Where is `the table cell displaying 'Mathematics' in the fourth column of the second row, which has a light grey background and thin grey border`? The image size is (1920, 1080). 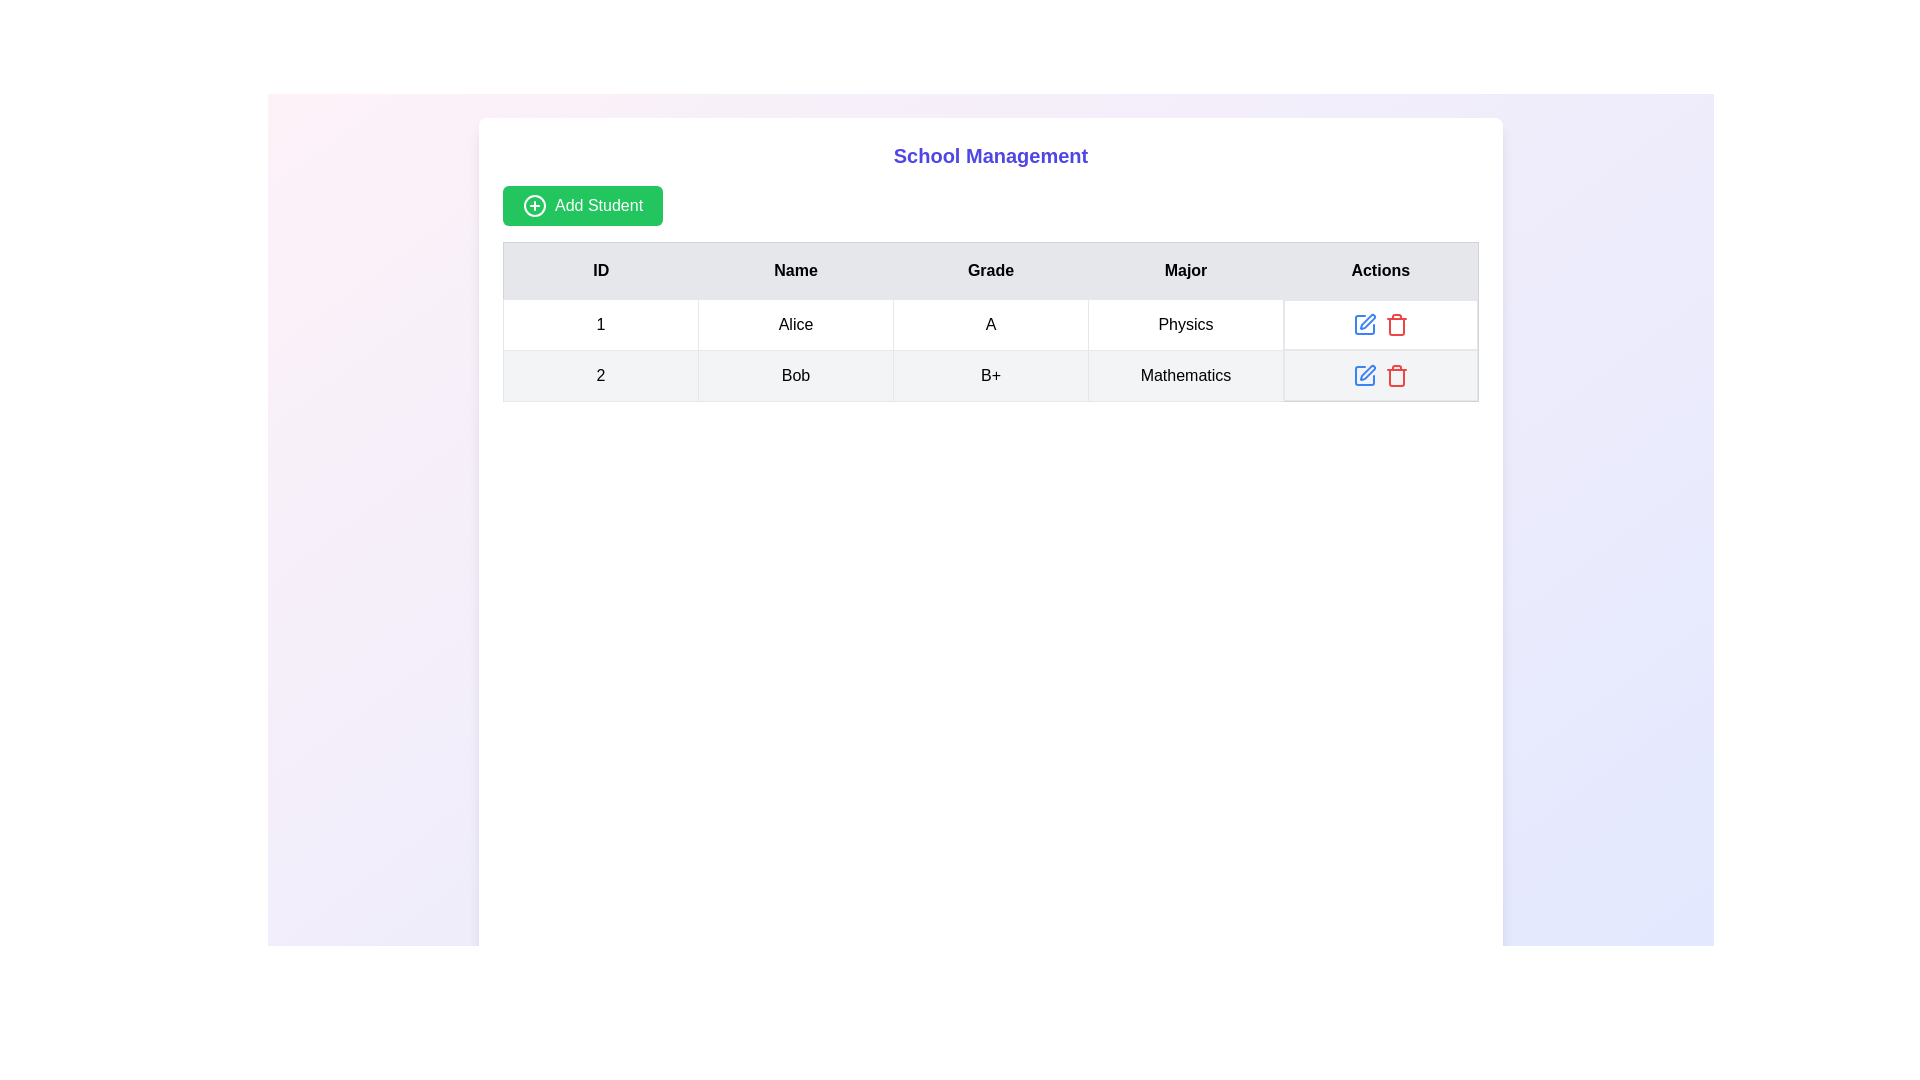
the table cell displaying 'Mathematics' in the fourth column of the second row, which has a light grey background and thin grey border is located at coordinates (1185, 374).